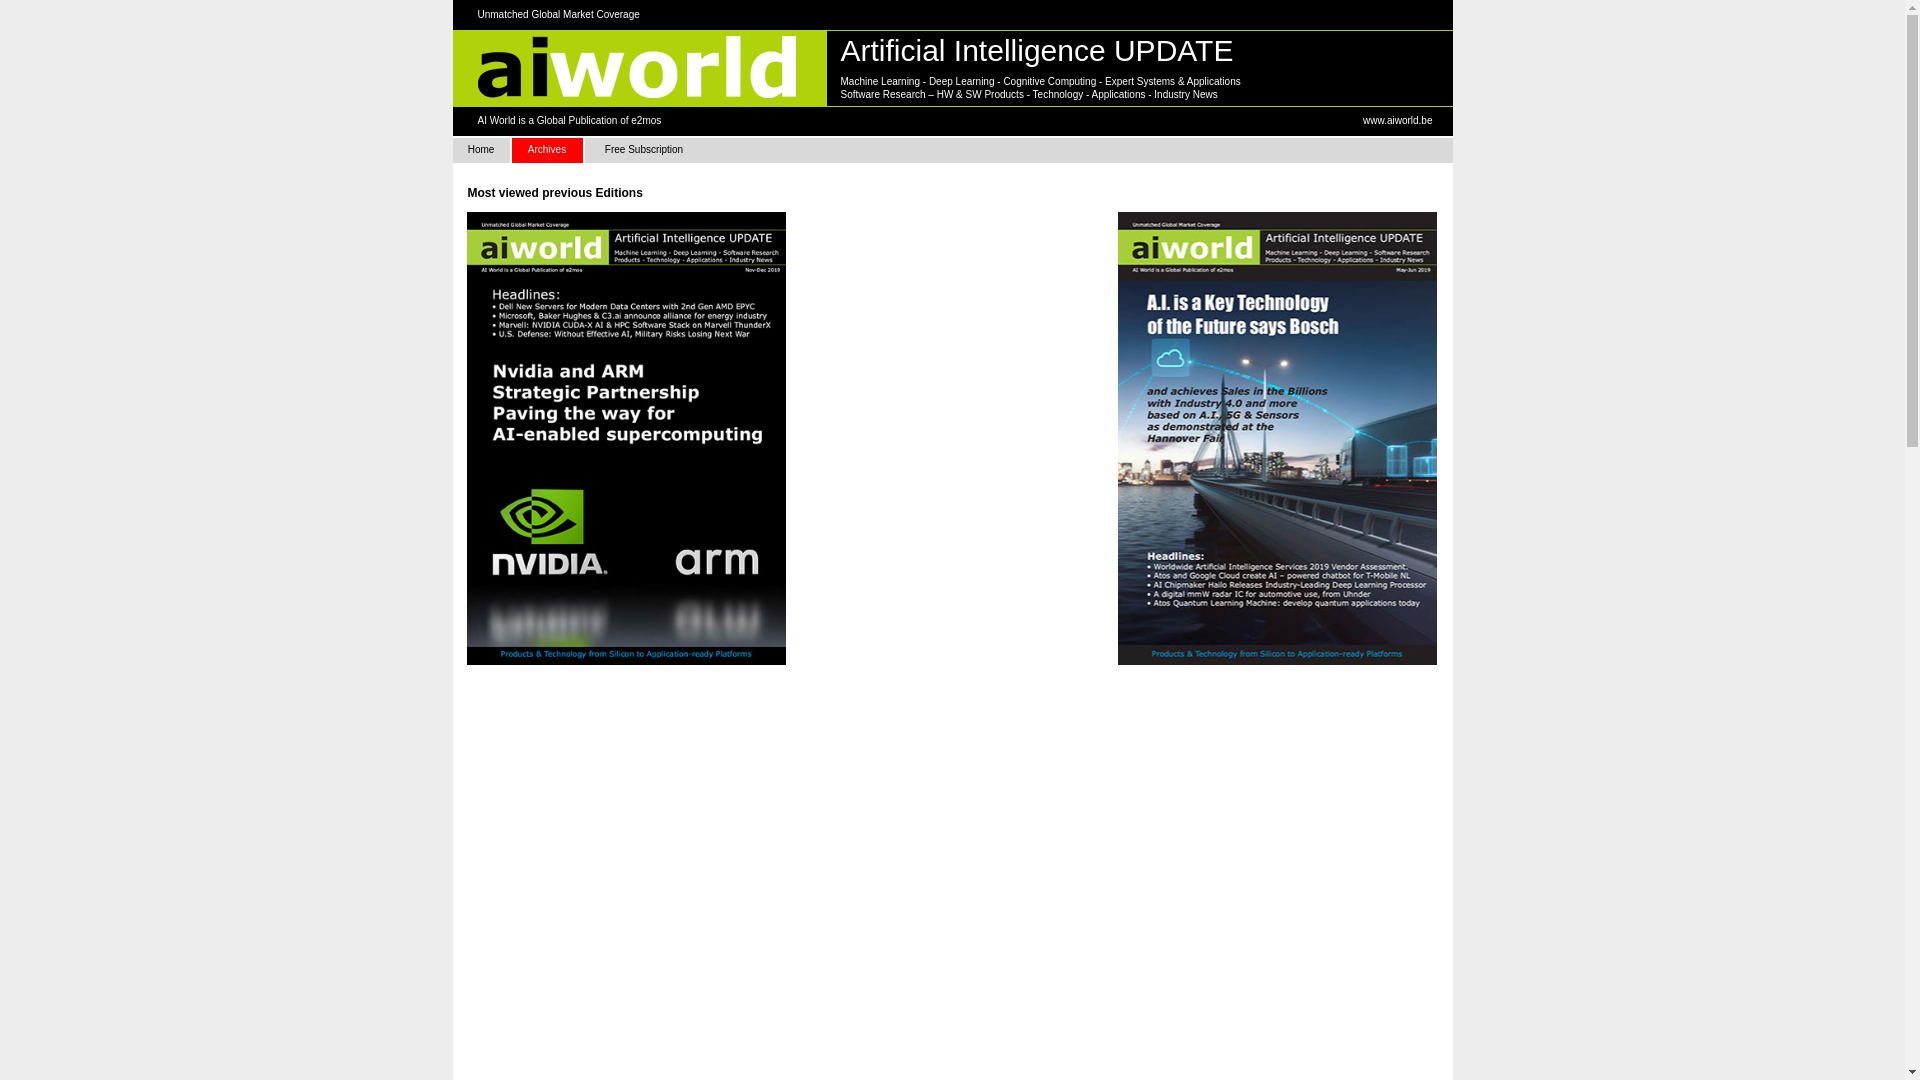  I want to click on 'Home', so click(480, 149).